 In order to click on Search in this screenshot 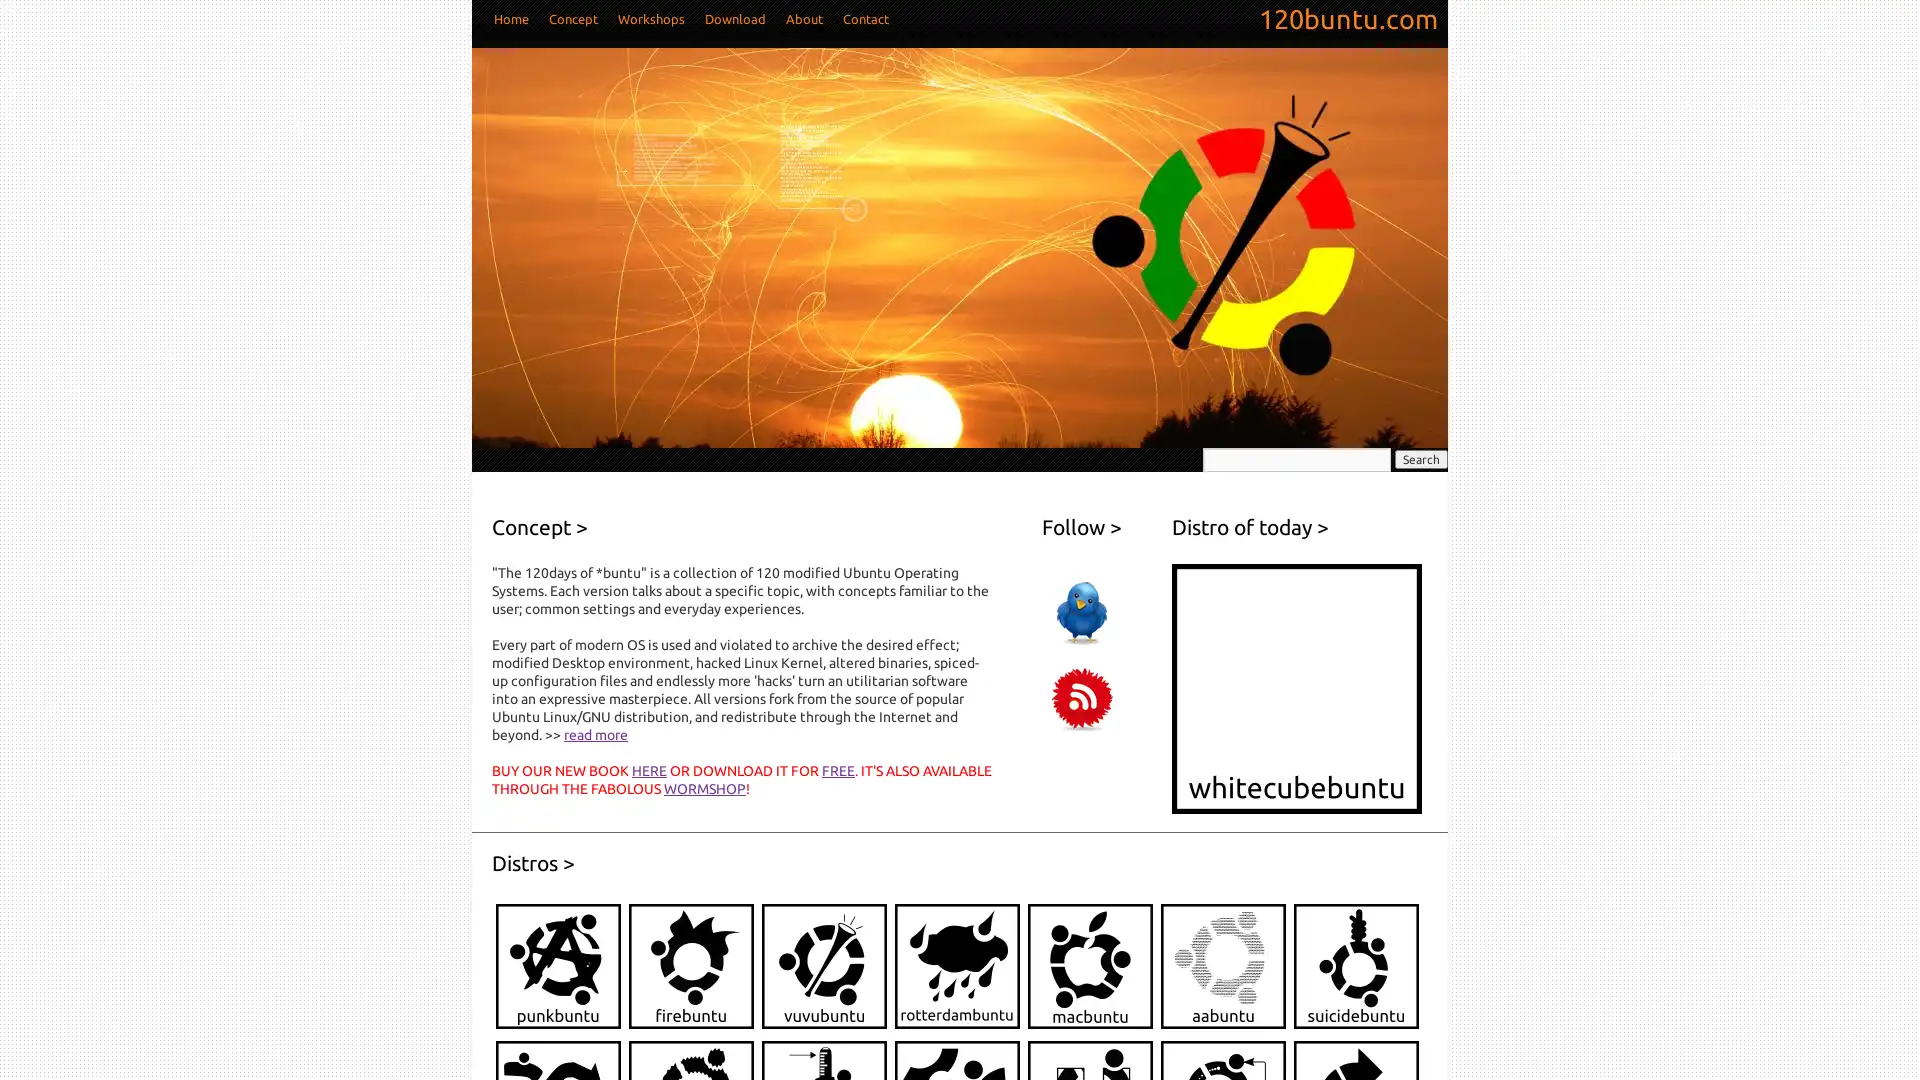, I will do `click(1420, 459)`.